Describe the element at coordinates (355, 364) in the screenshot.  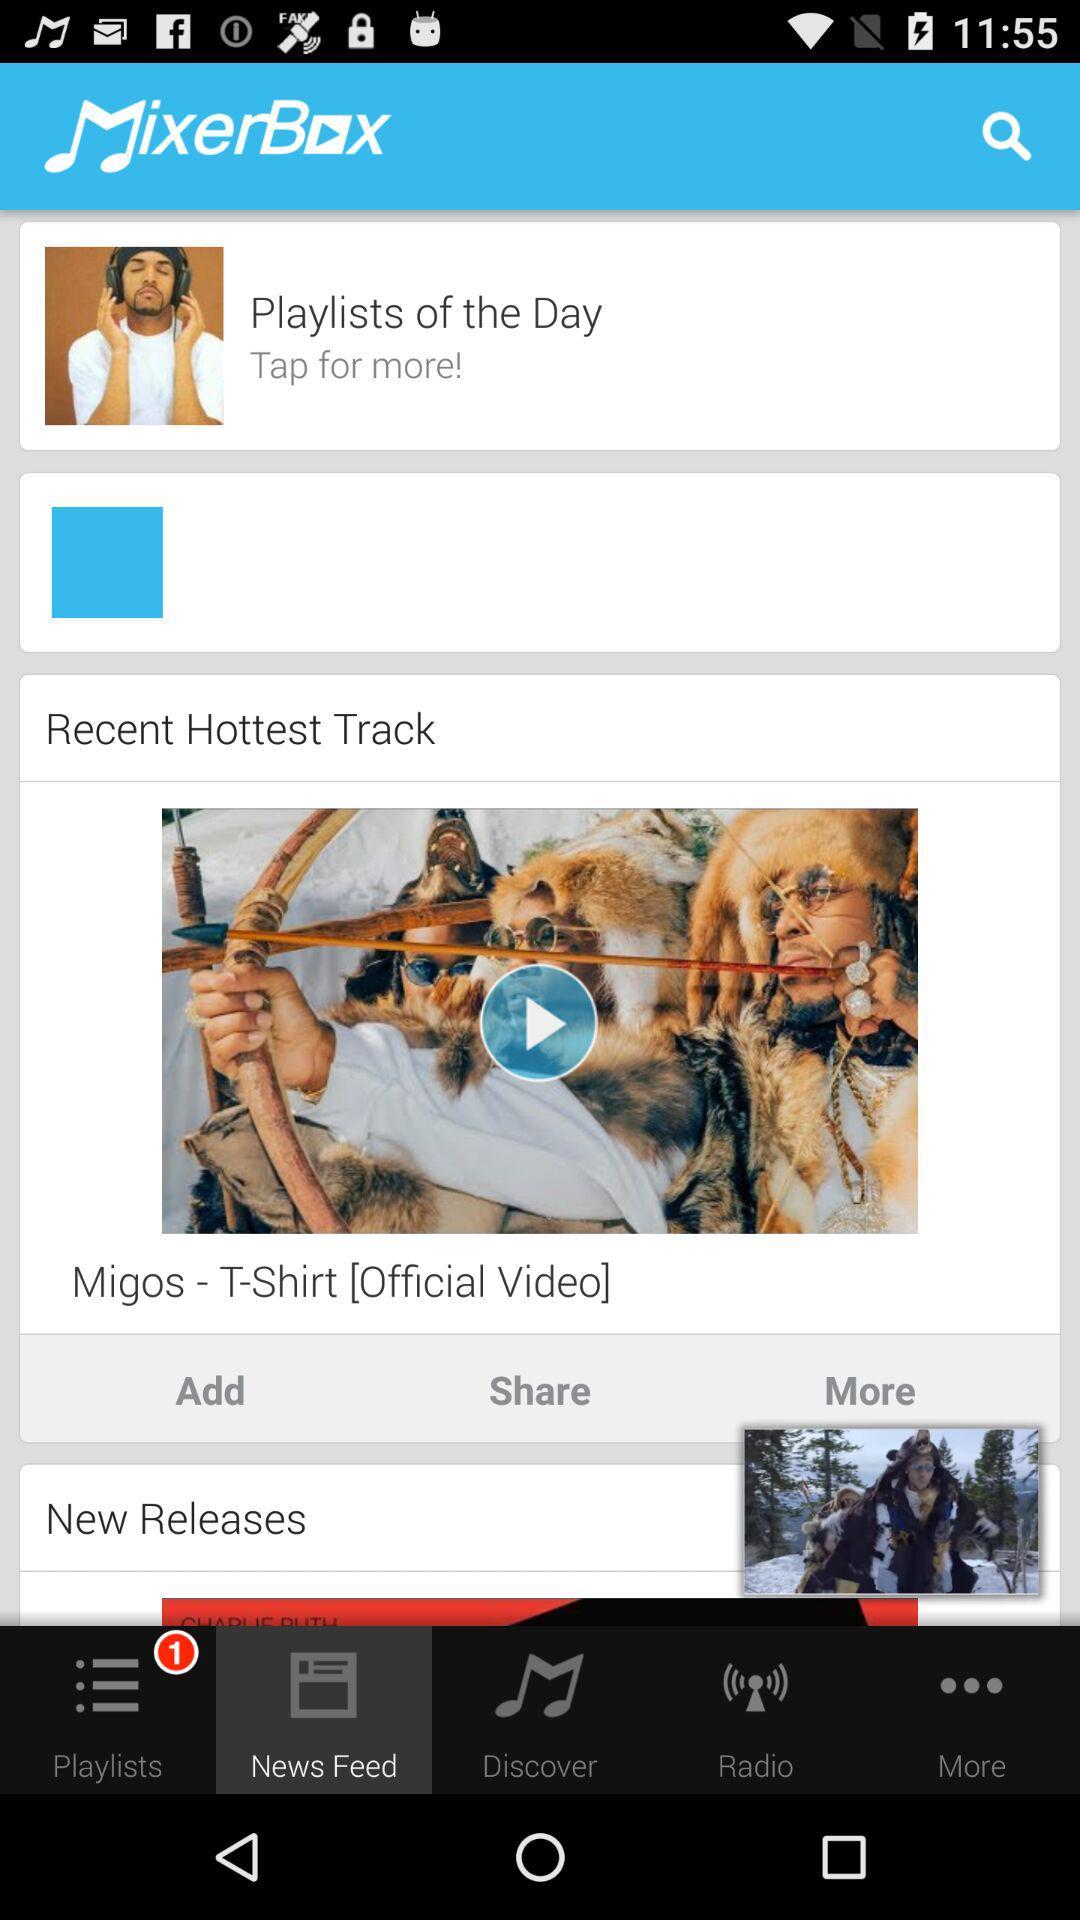
I see `the tap for more! item` at that location.